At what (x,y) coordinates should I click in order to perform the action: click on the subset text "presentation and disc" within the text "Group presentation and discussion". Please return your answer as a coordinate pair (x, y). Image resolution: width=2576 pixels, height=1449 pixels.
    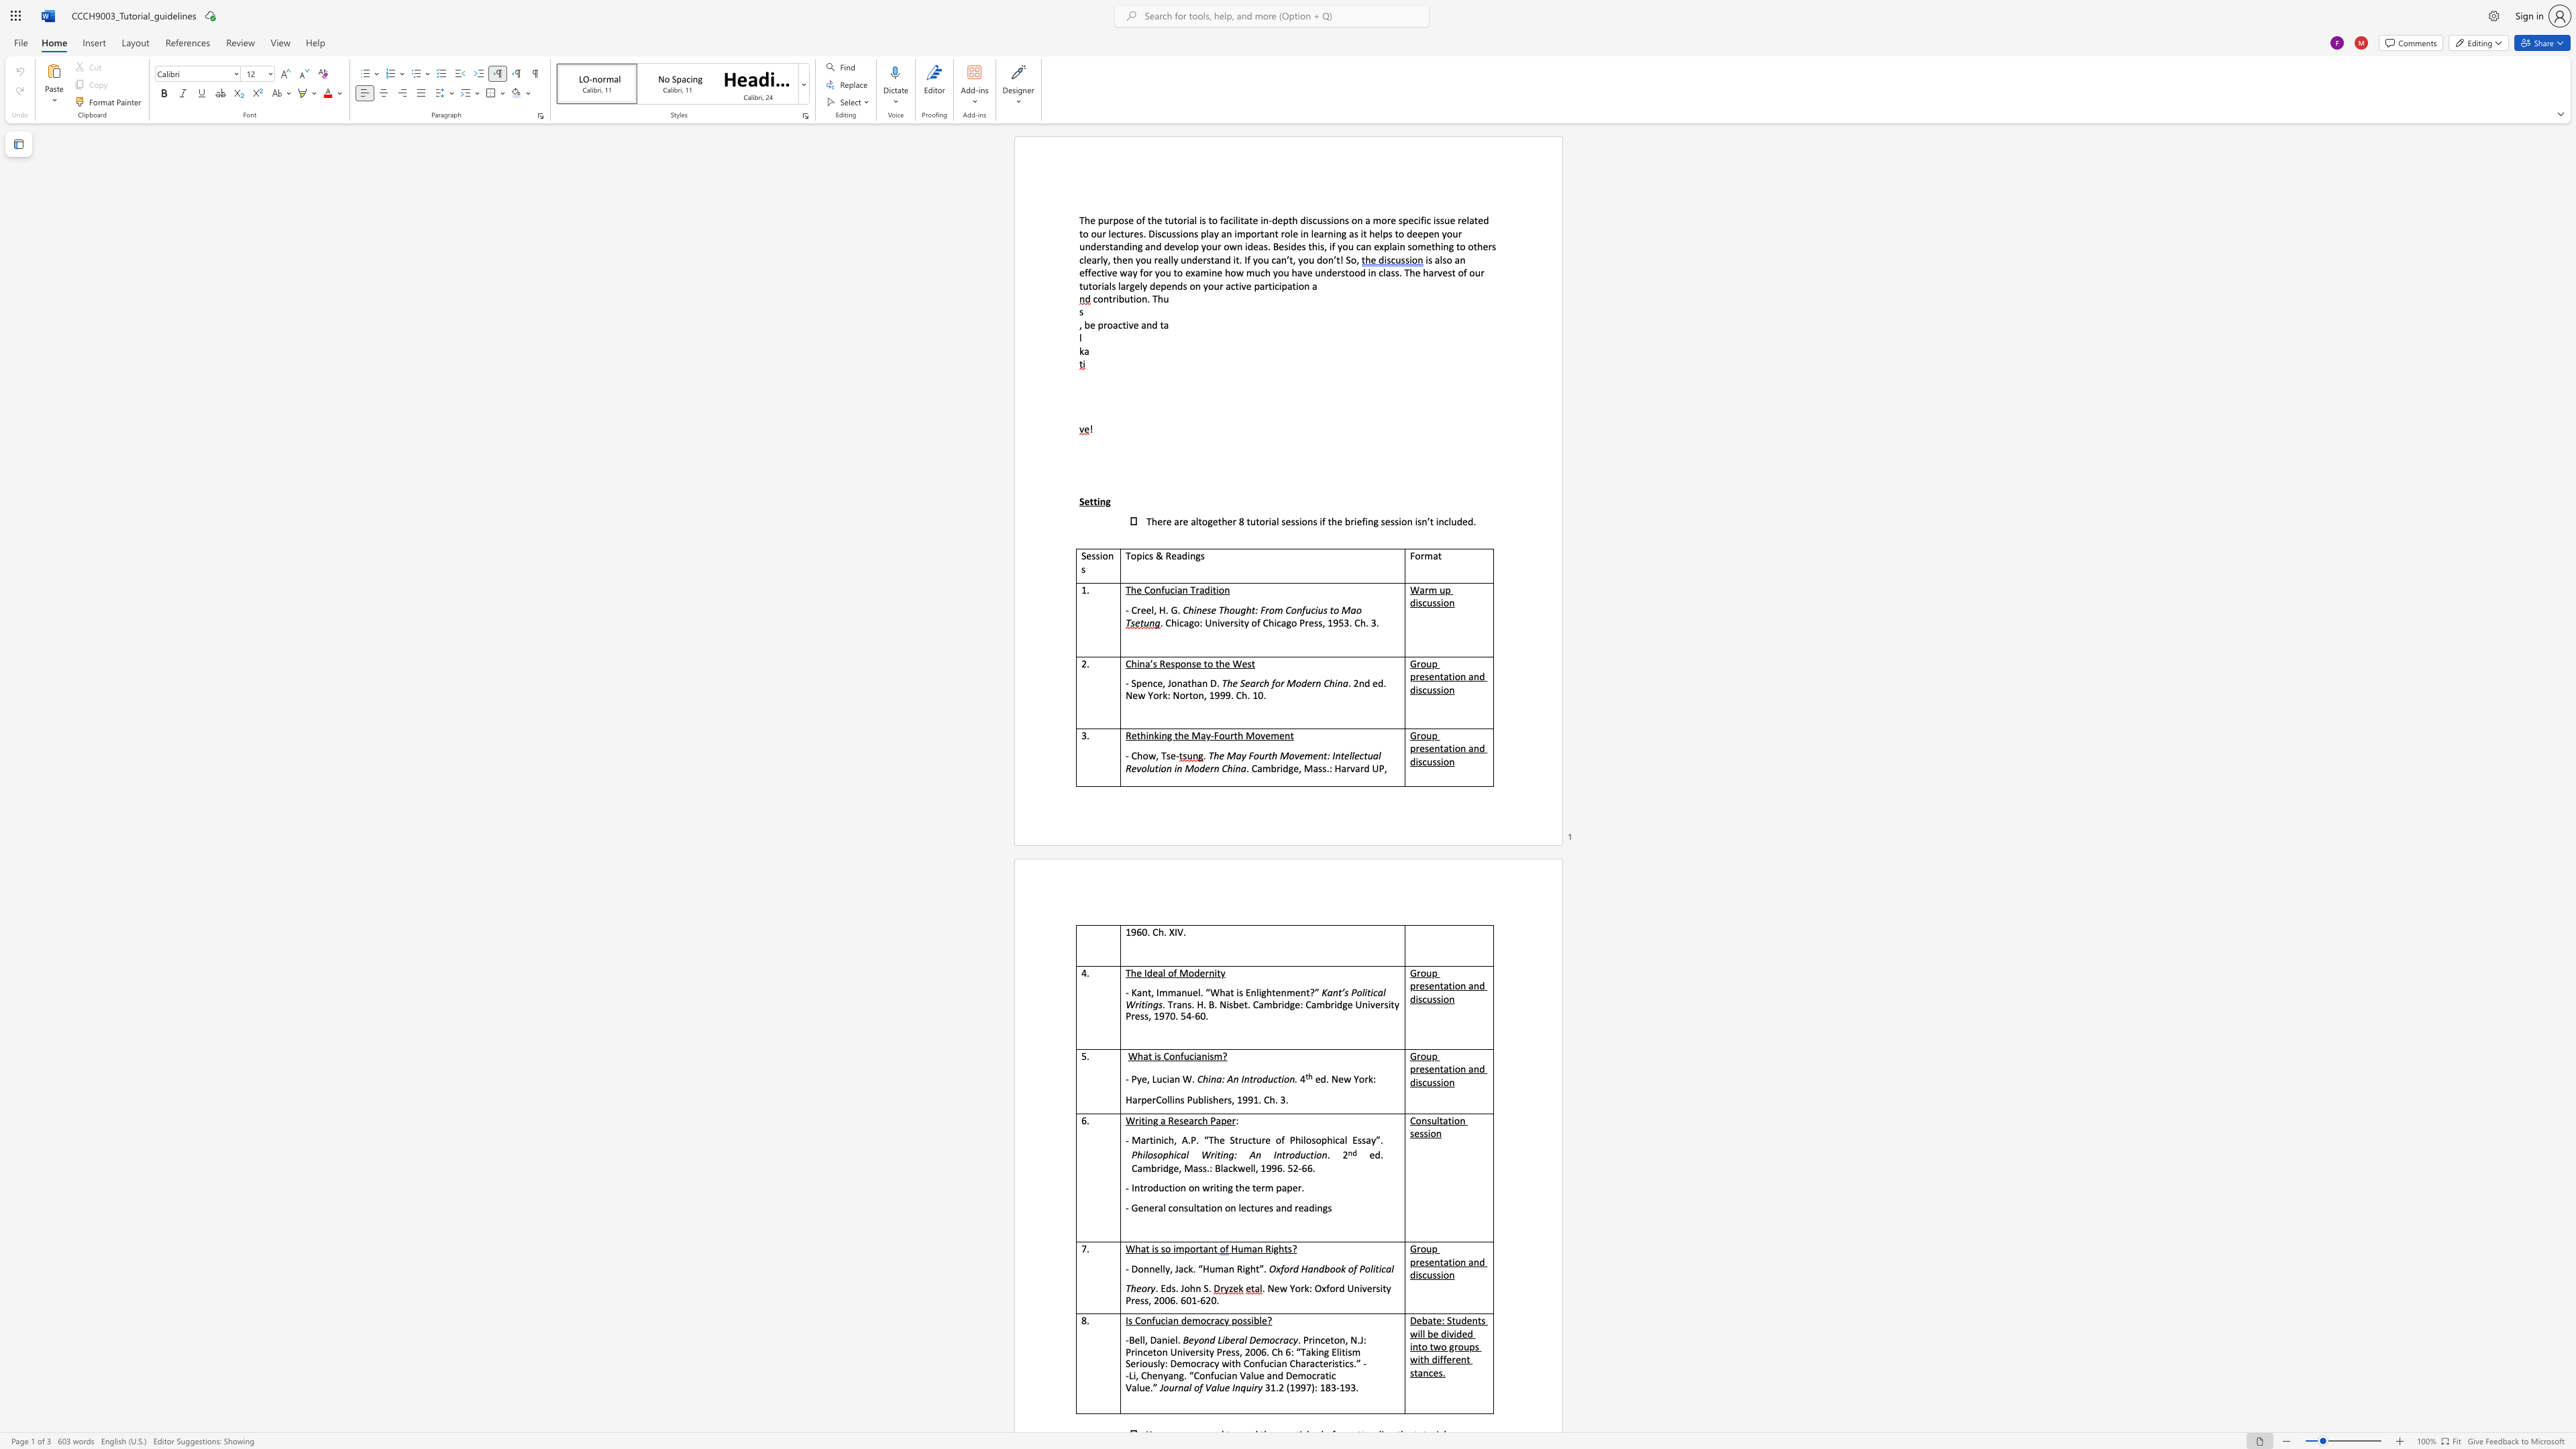
    Looking at the image, I should click on (1409, 1261).